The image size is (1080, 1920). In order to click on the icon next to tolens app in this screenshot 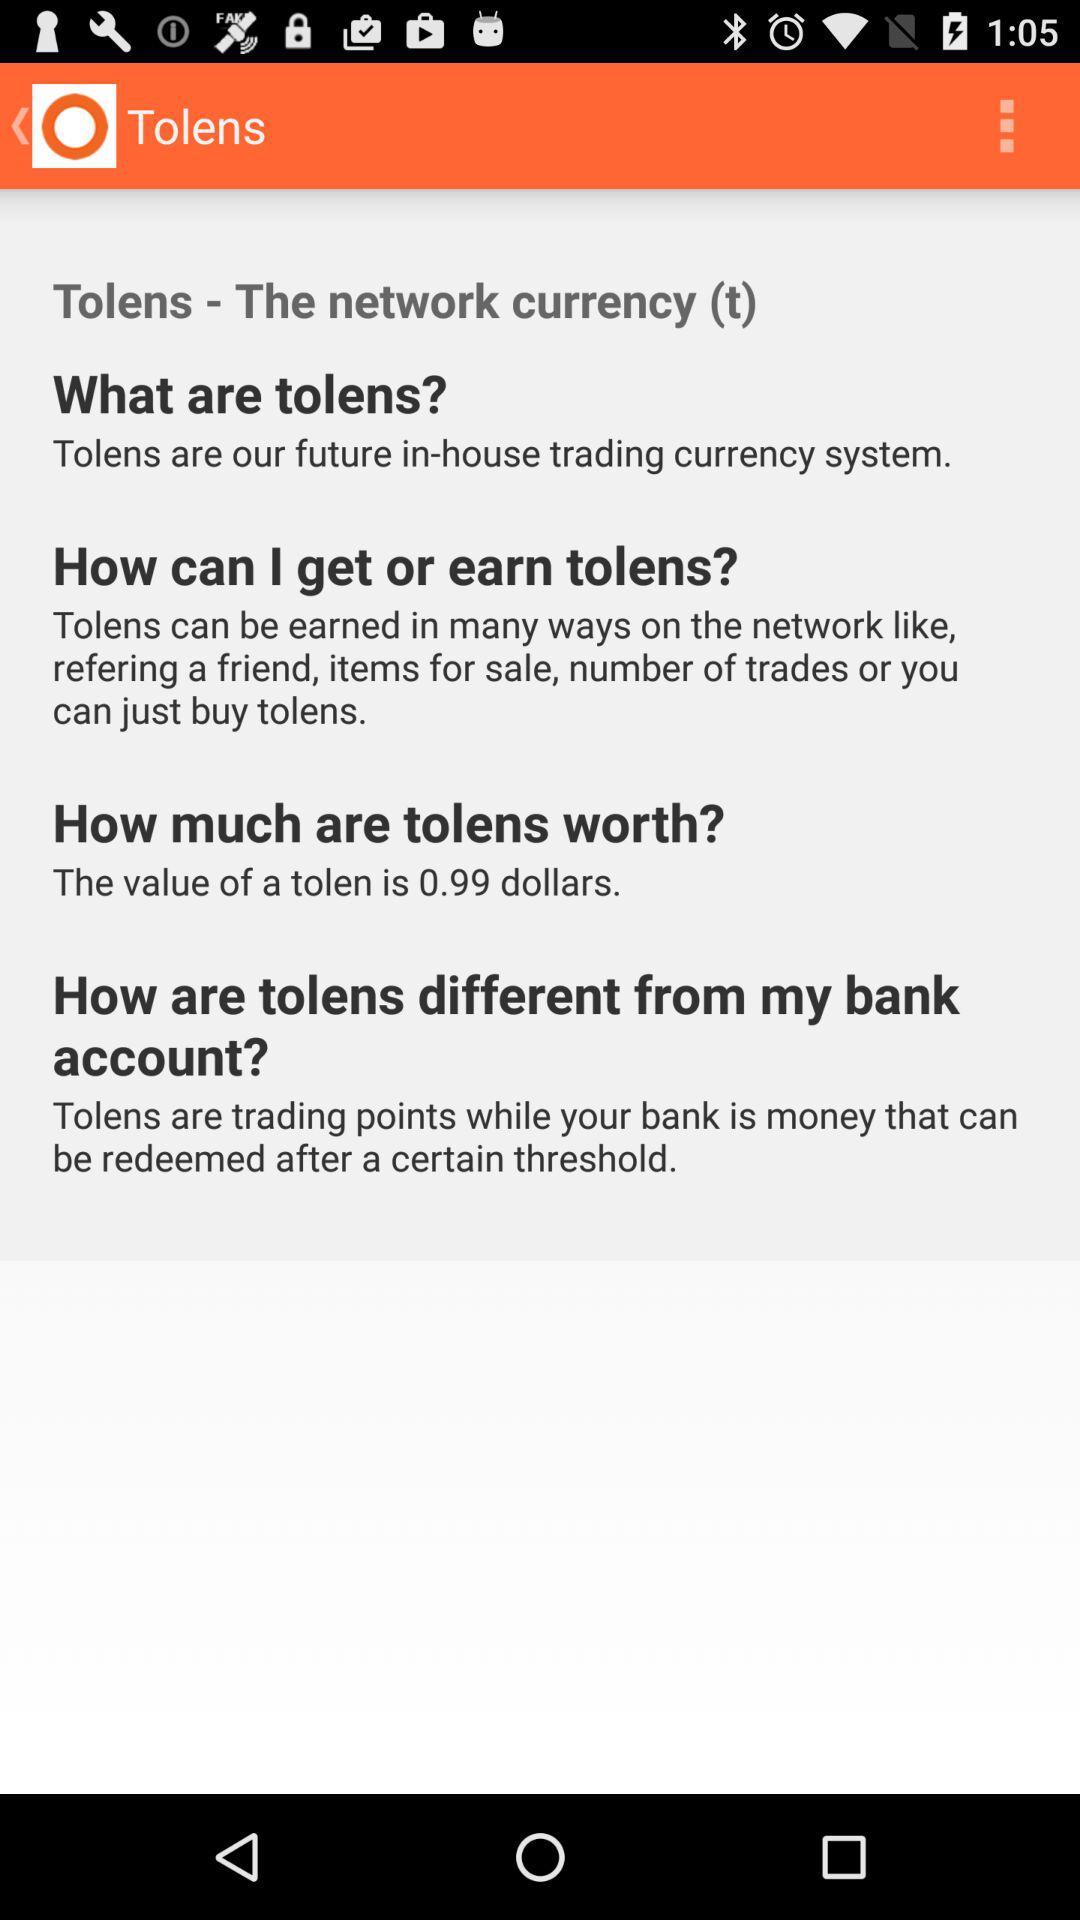, I will do `click(1006, 124)`.